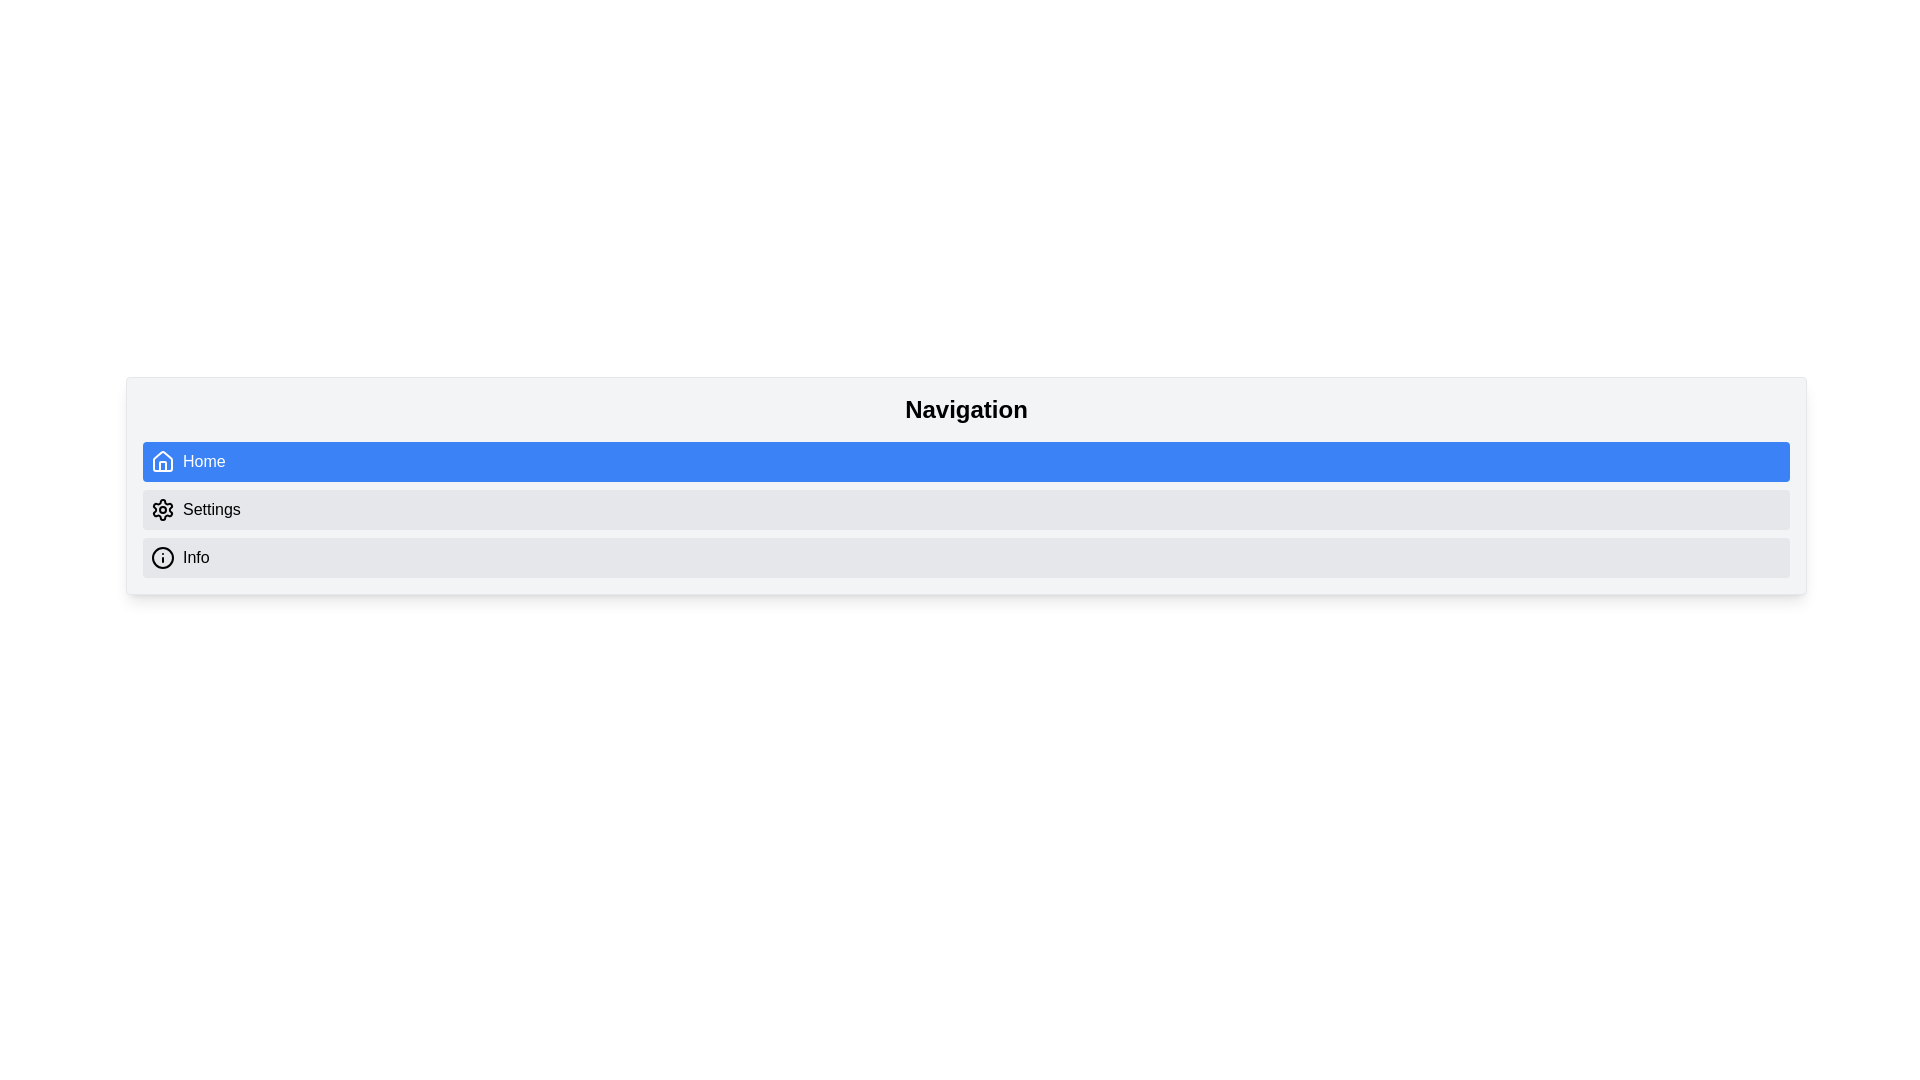  I want to click on the gear-shaped icon in the 'Settings' row, so click(163, 508).